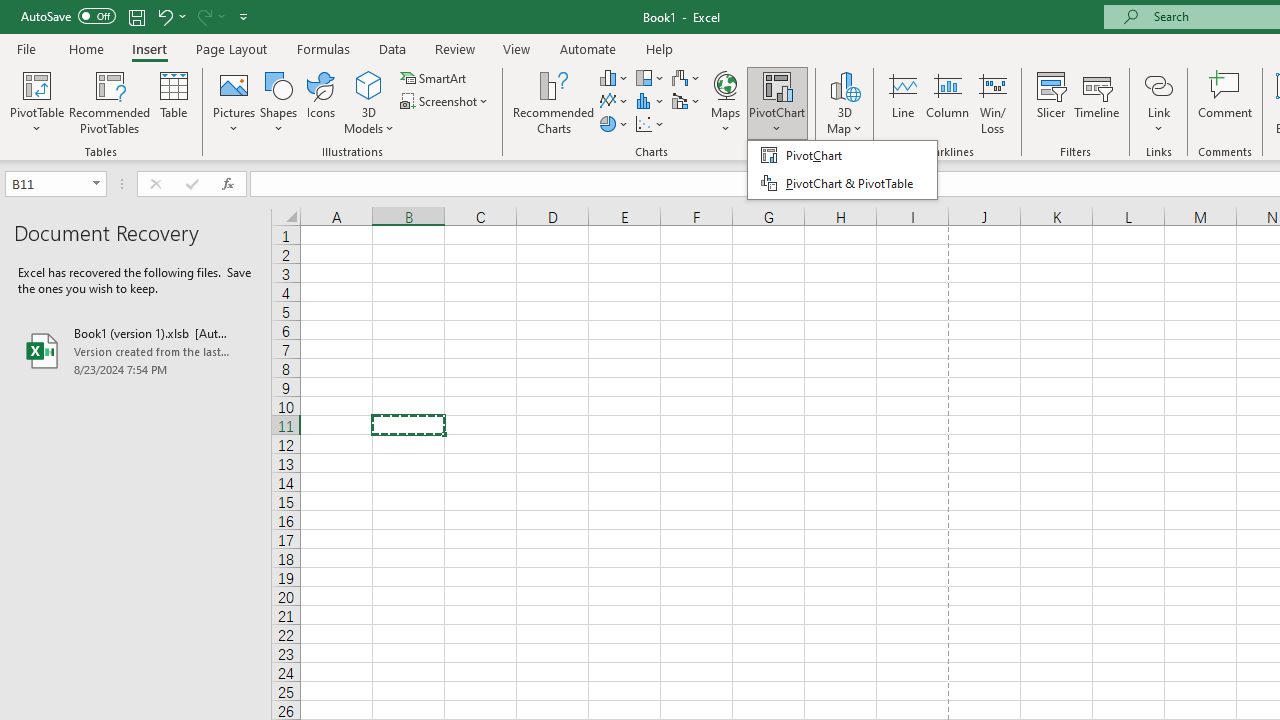  Describe the element at coordinates (614, 124) in the screenshot. I see `'Insert Pie or Doughnut Chart'` at that location.